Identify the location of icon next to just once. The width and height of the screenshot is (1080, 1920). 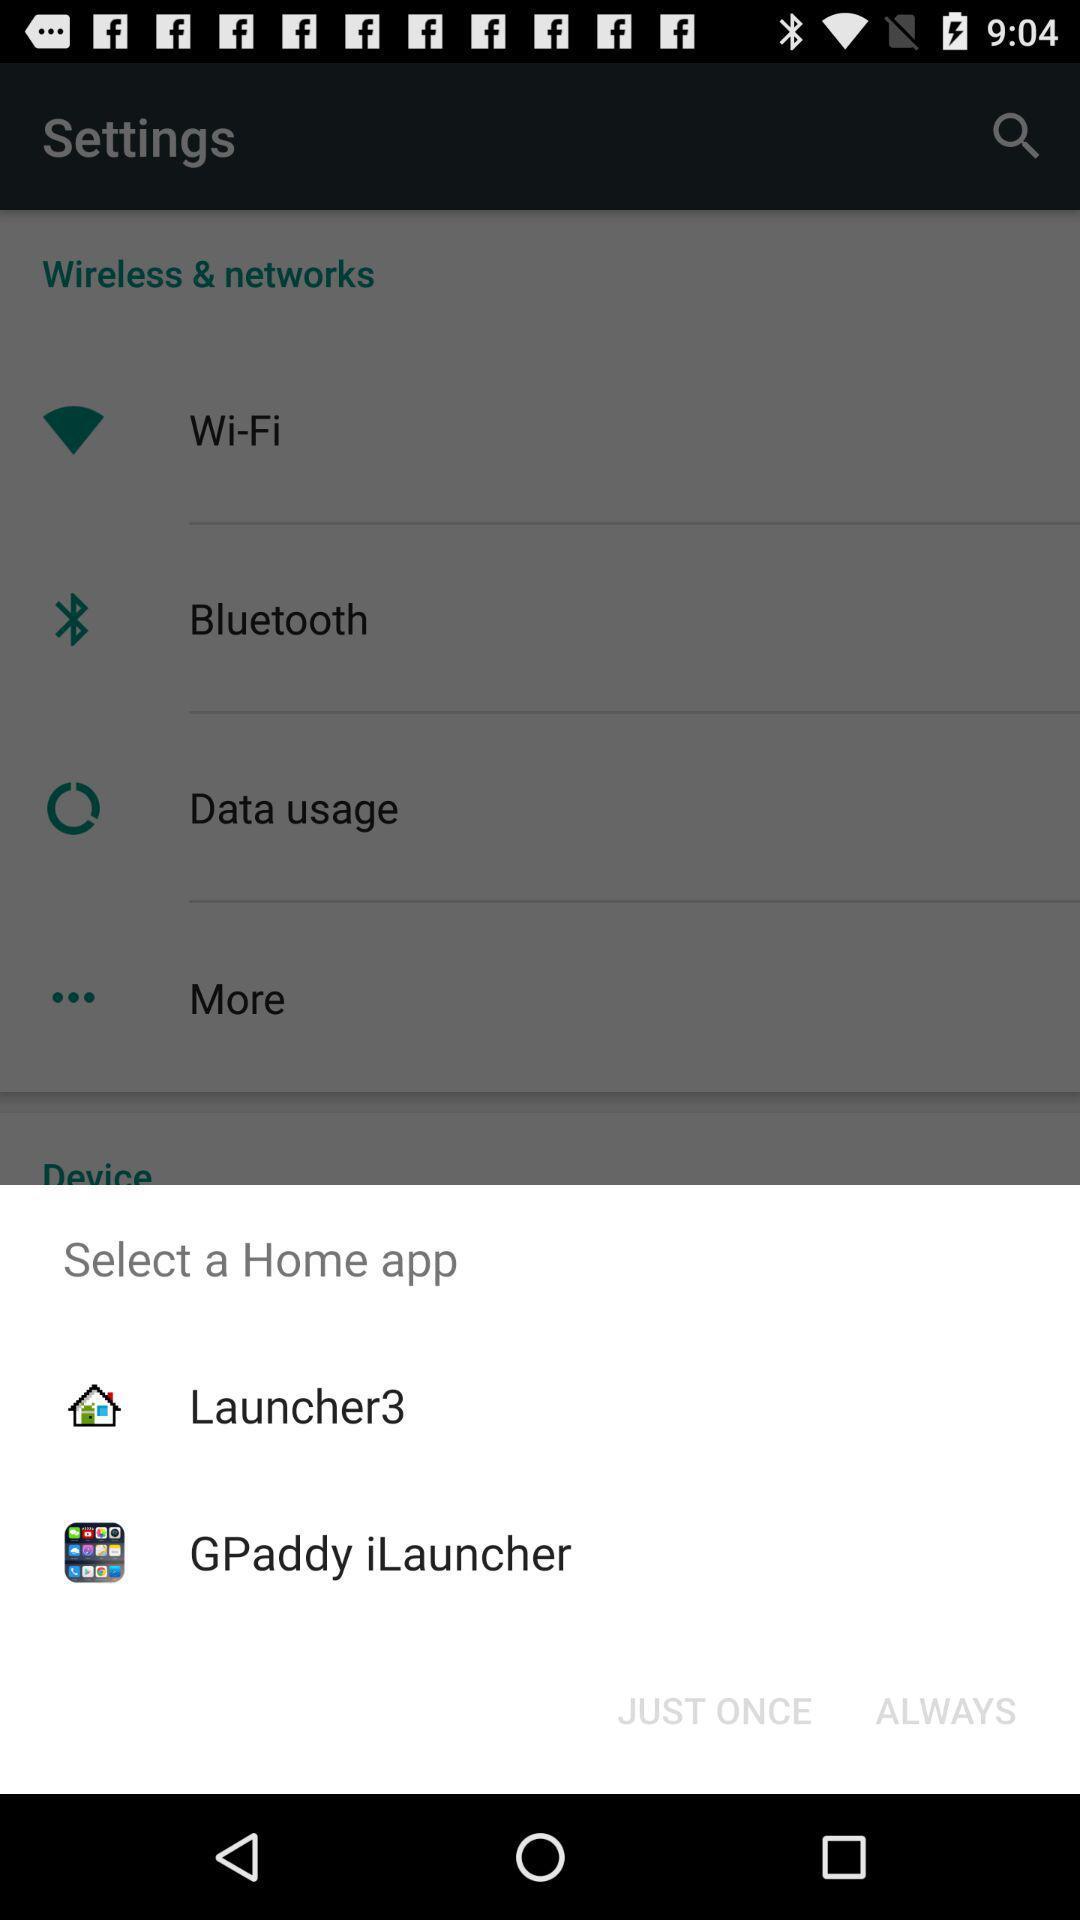
(945, 1708).